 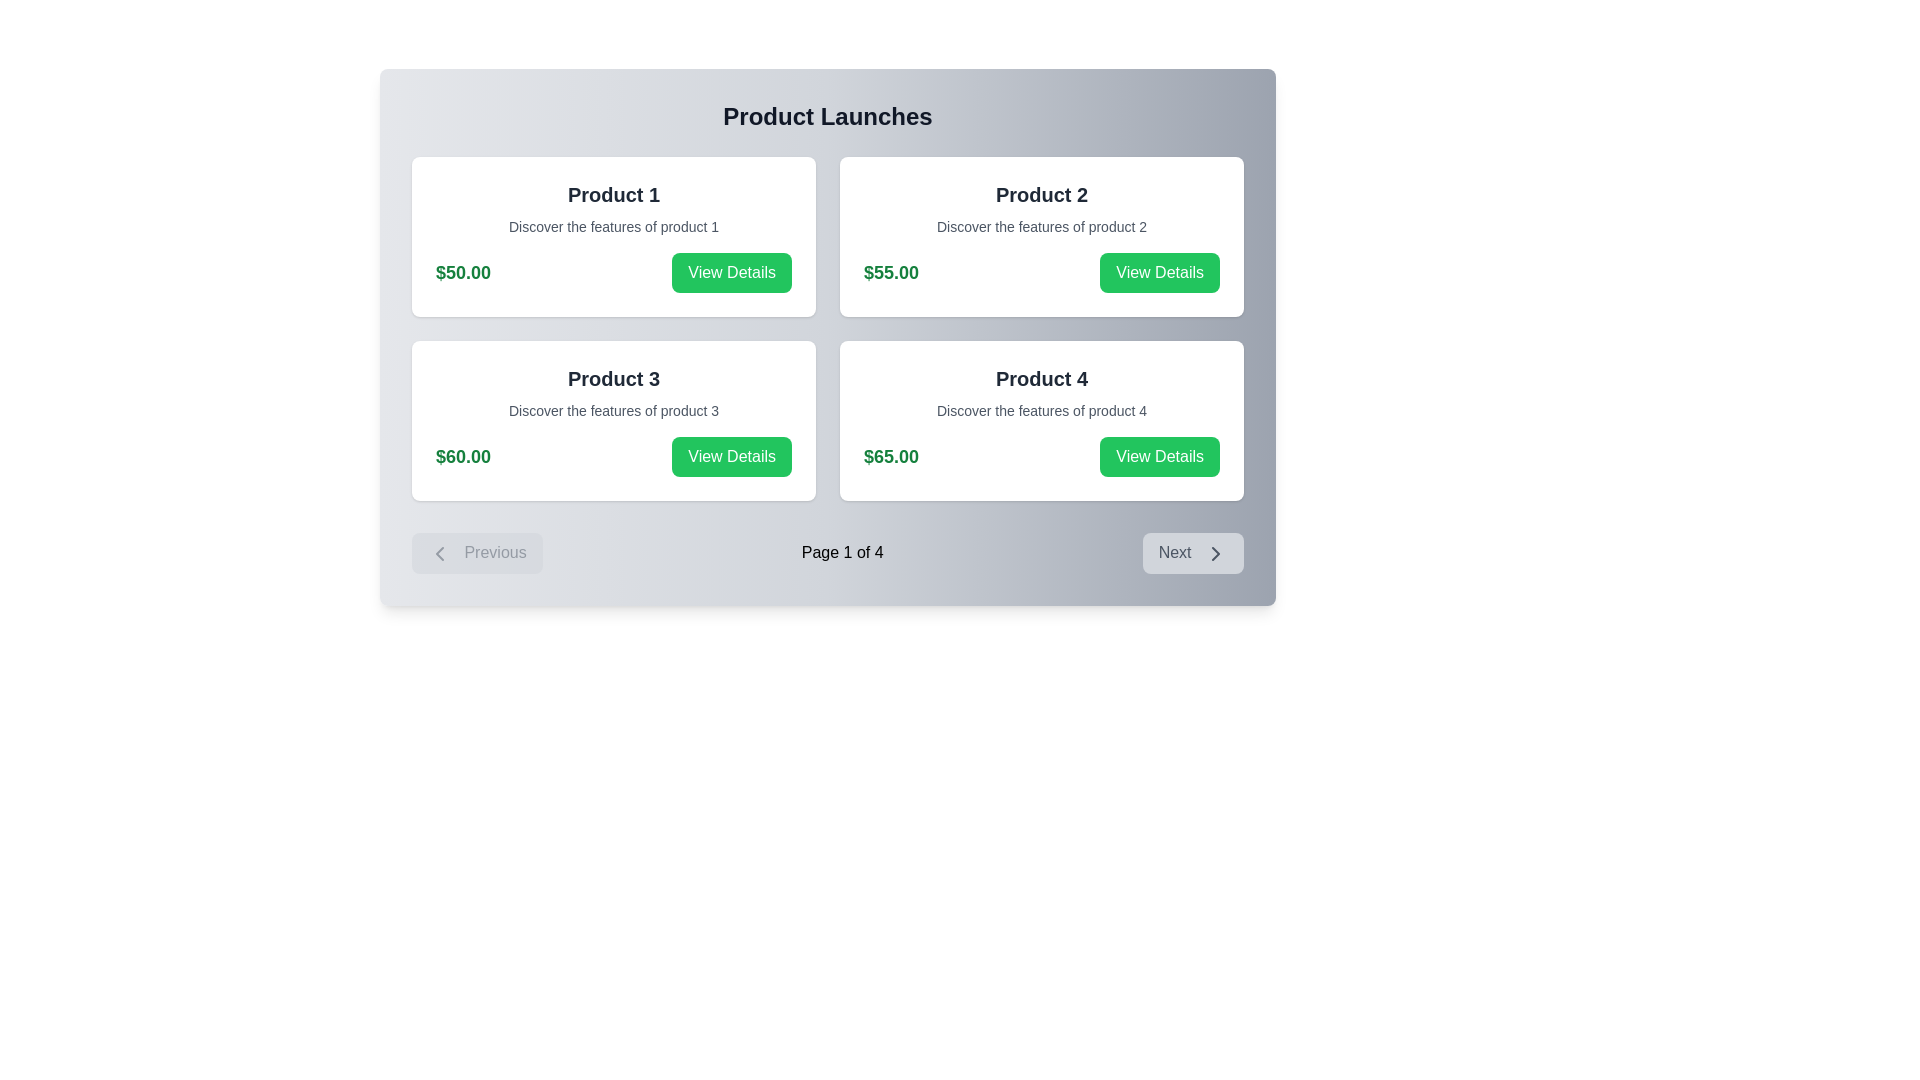 I want to click on the left-facing chevron icon located near the 'Previous' button, so click(x=439, y=552).